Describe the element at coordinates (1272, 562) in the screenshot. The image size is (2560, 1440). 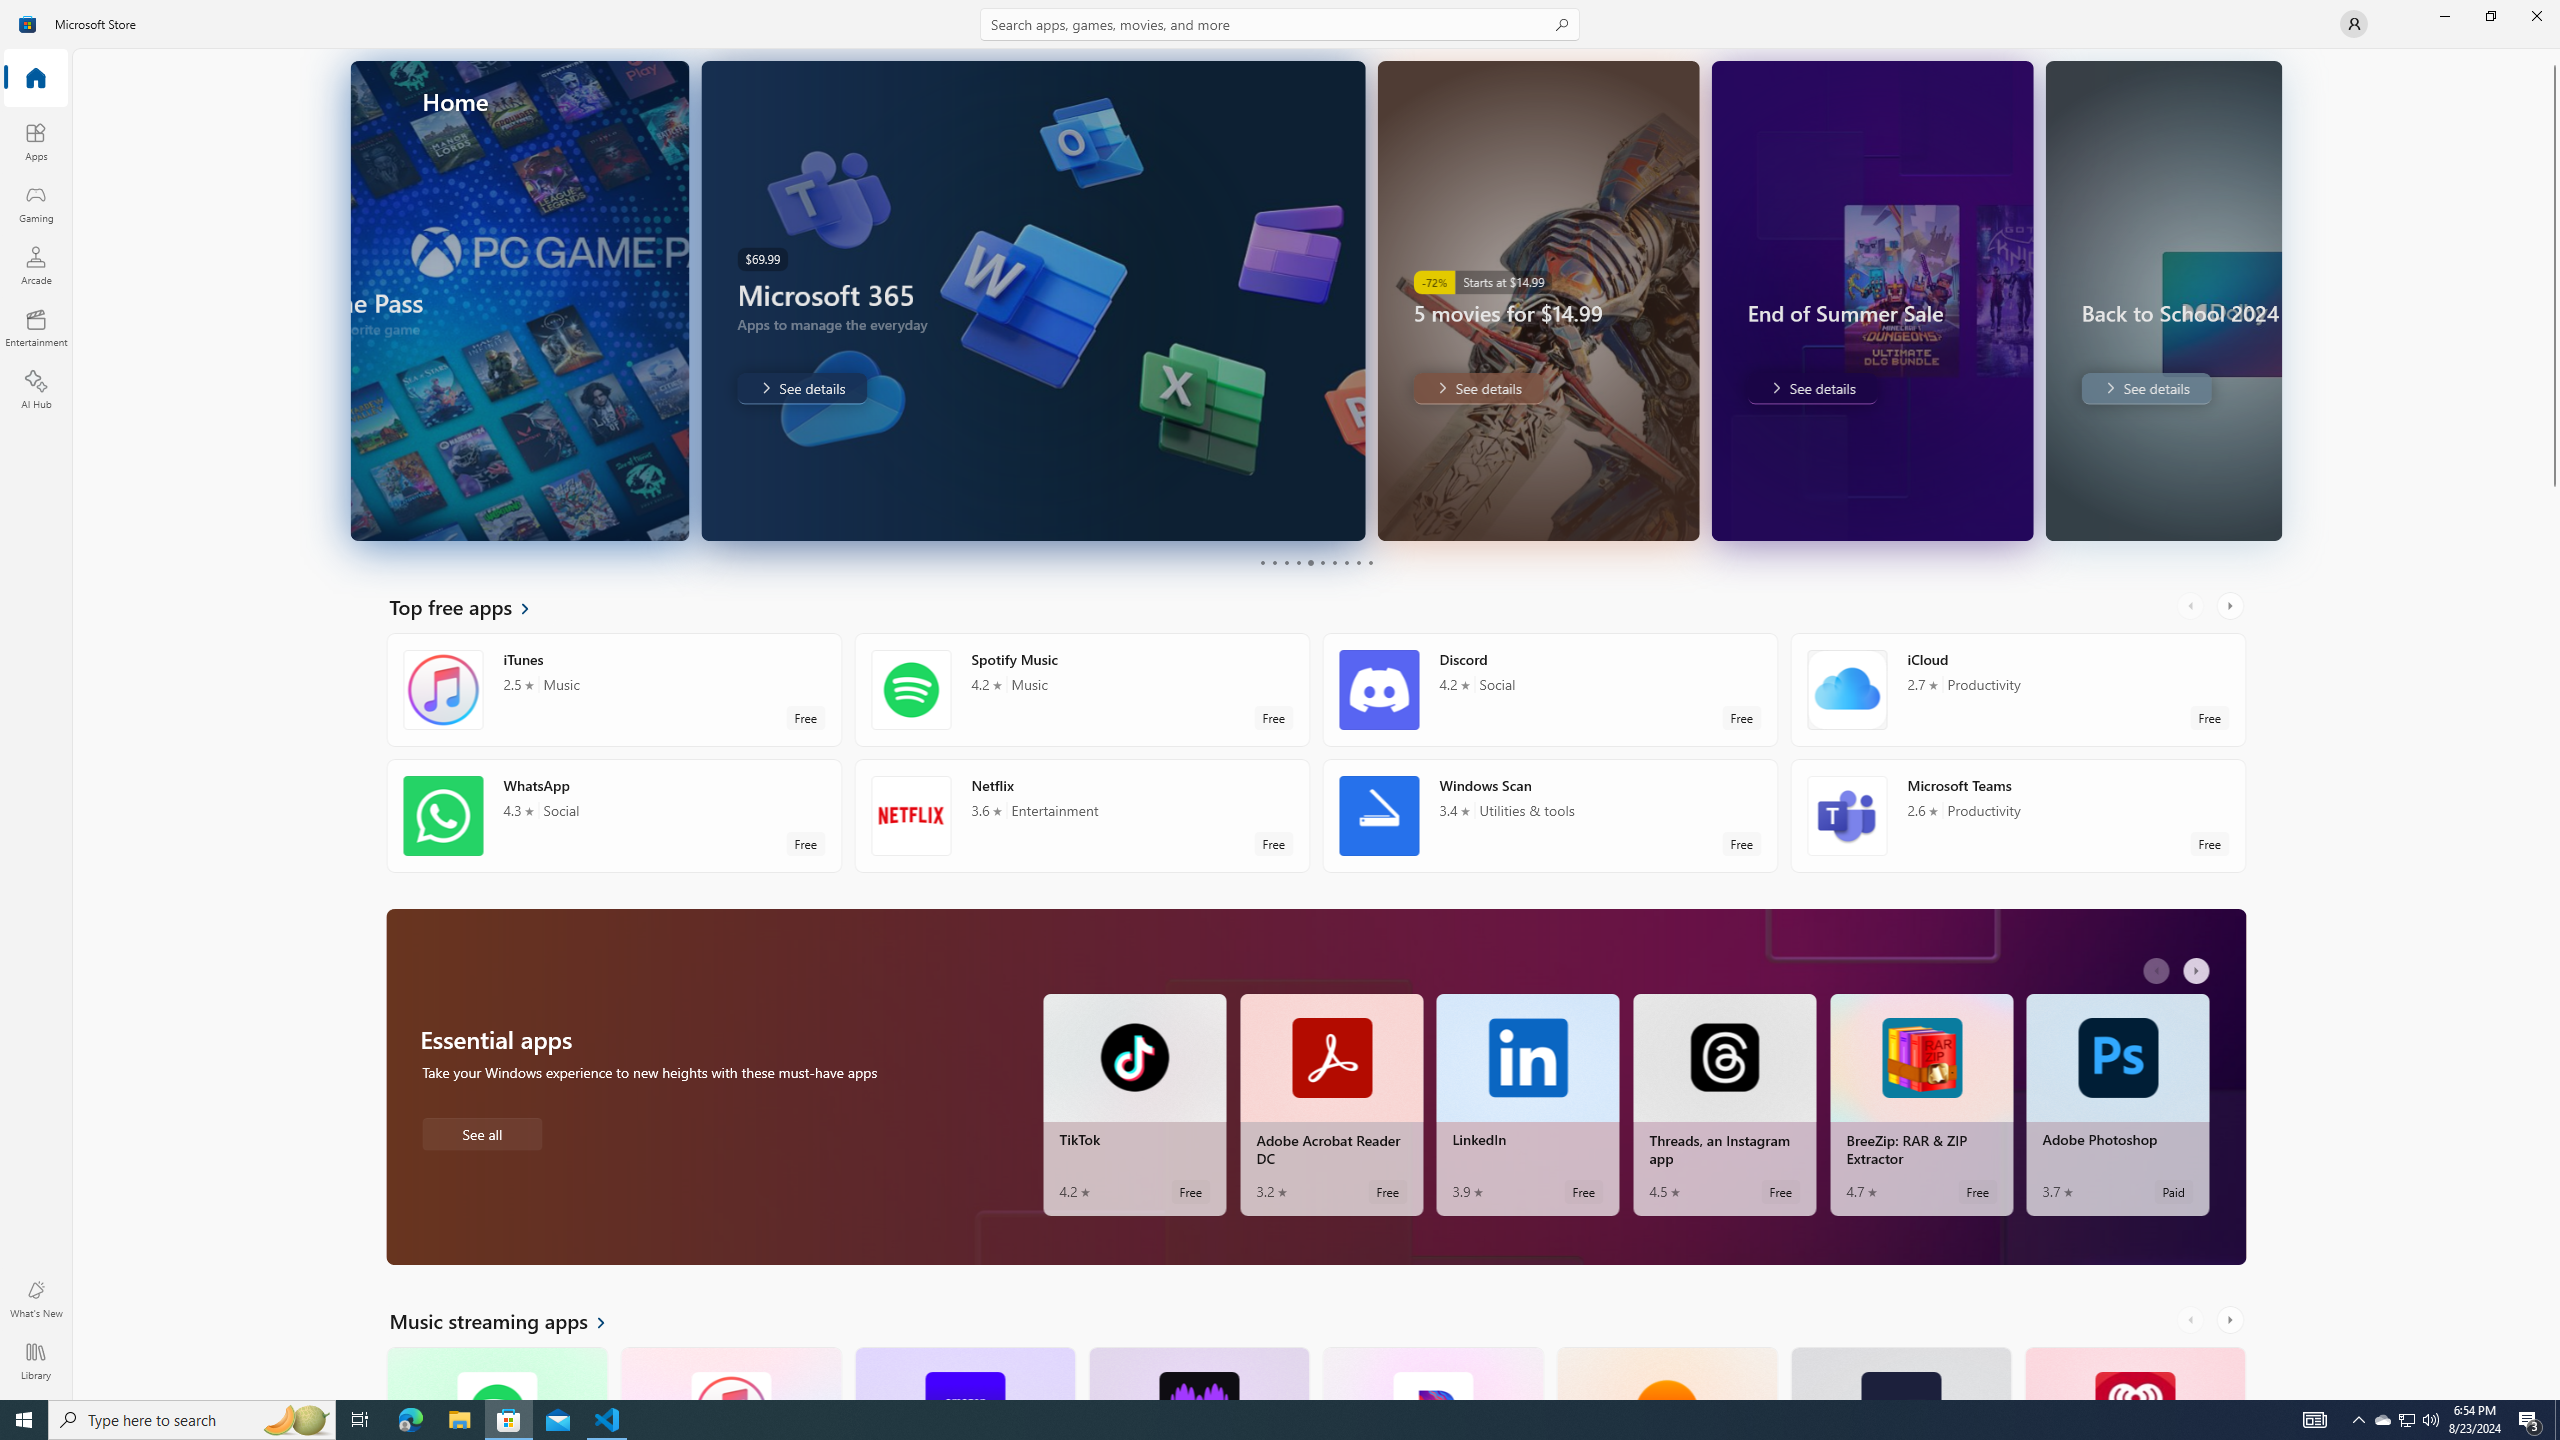
I see `'Page 2'` at that location.